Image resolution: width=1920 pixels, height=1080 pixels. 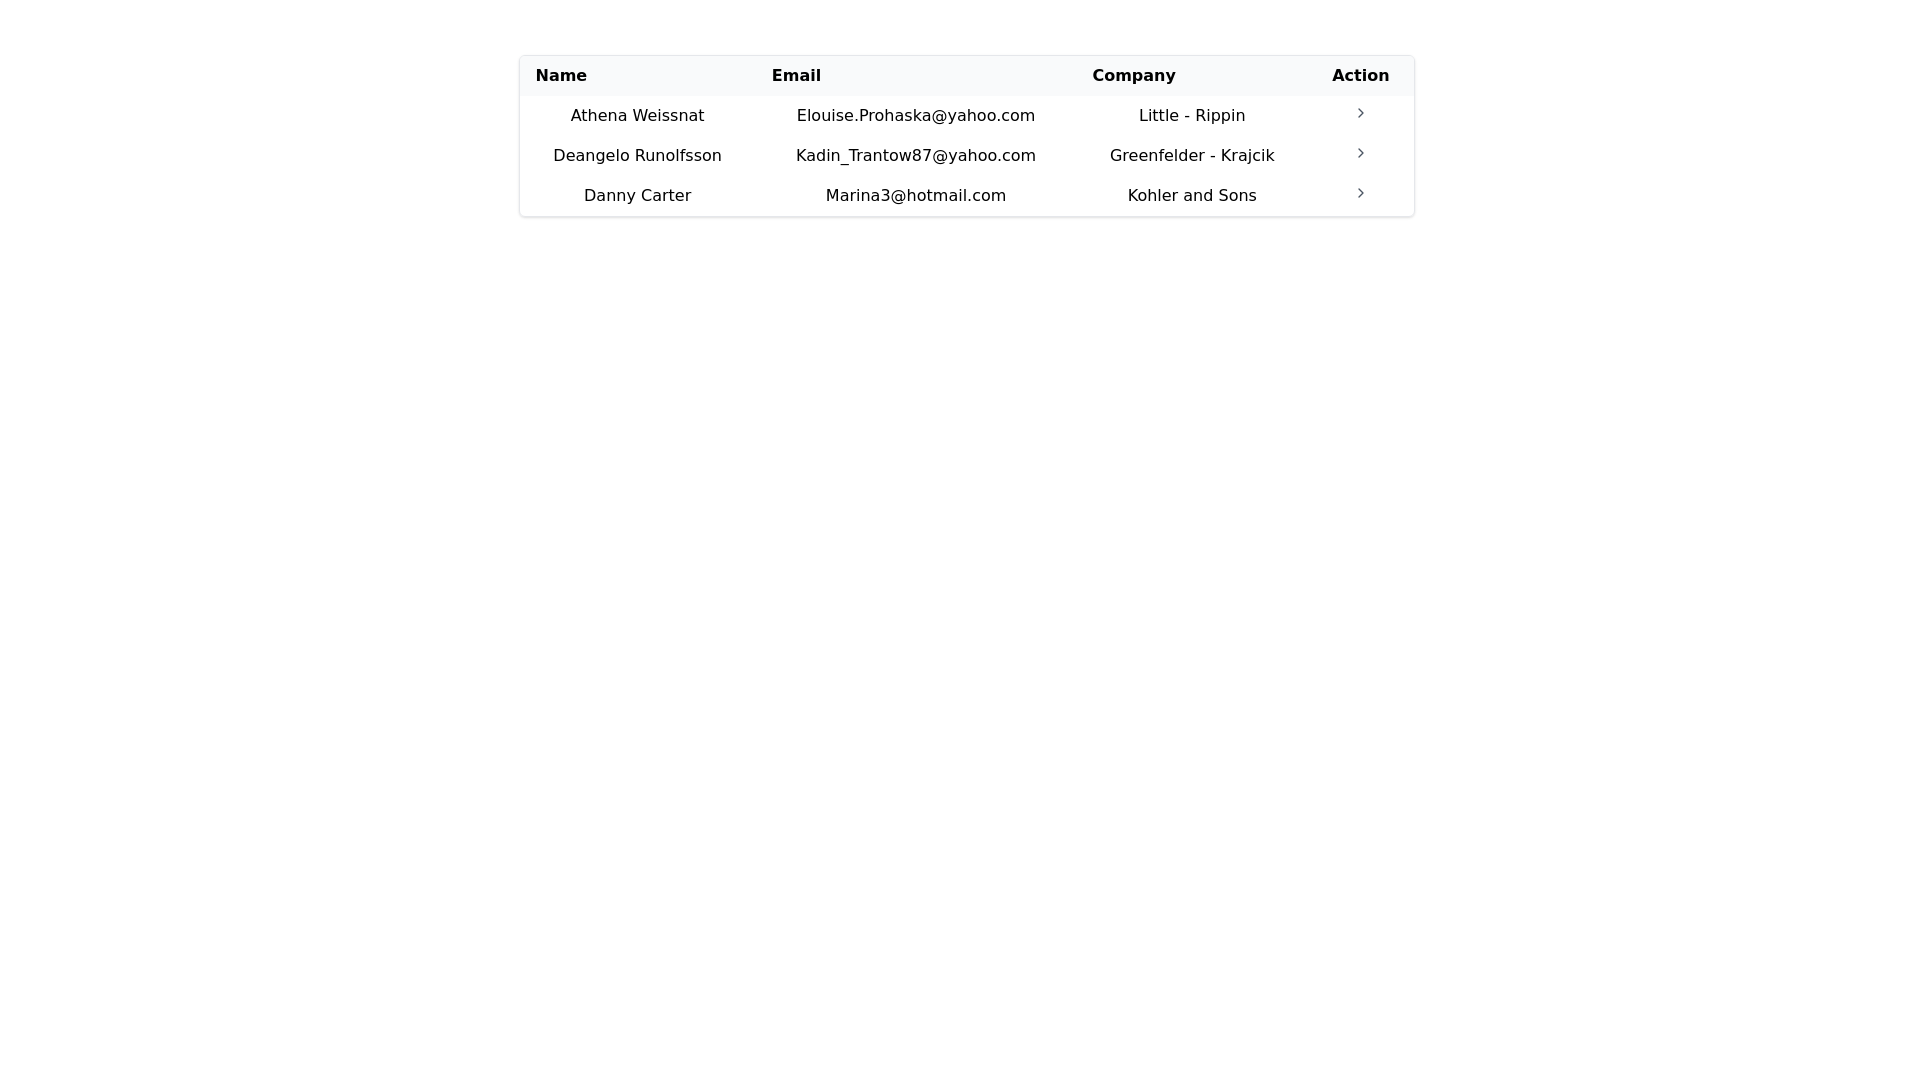 I want to click on the fourth table header cell labeled 'Action', which is located at the rightmost end of the header row, so click(x=1360, y=75).